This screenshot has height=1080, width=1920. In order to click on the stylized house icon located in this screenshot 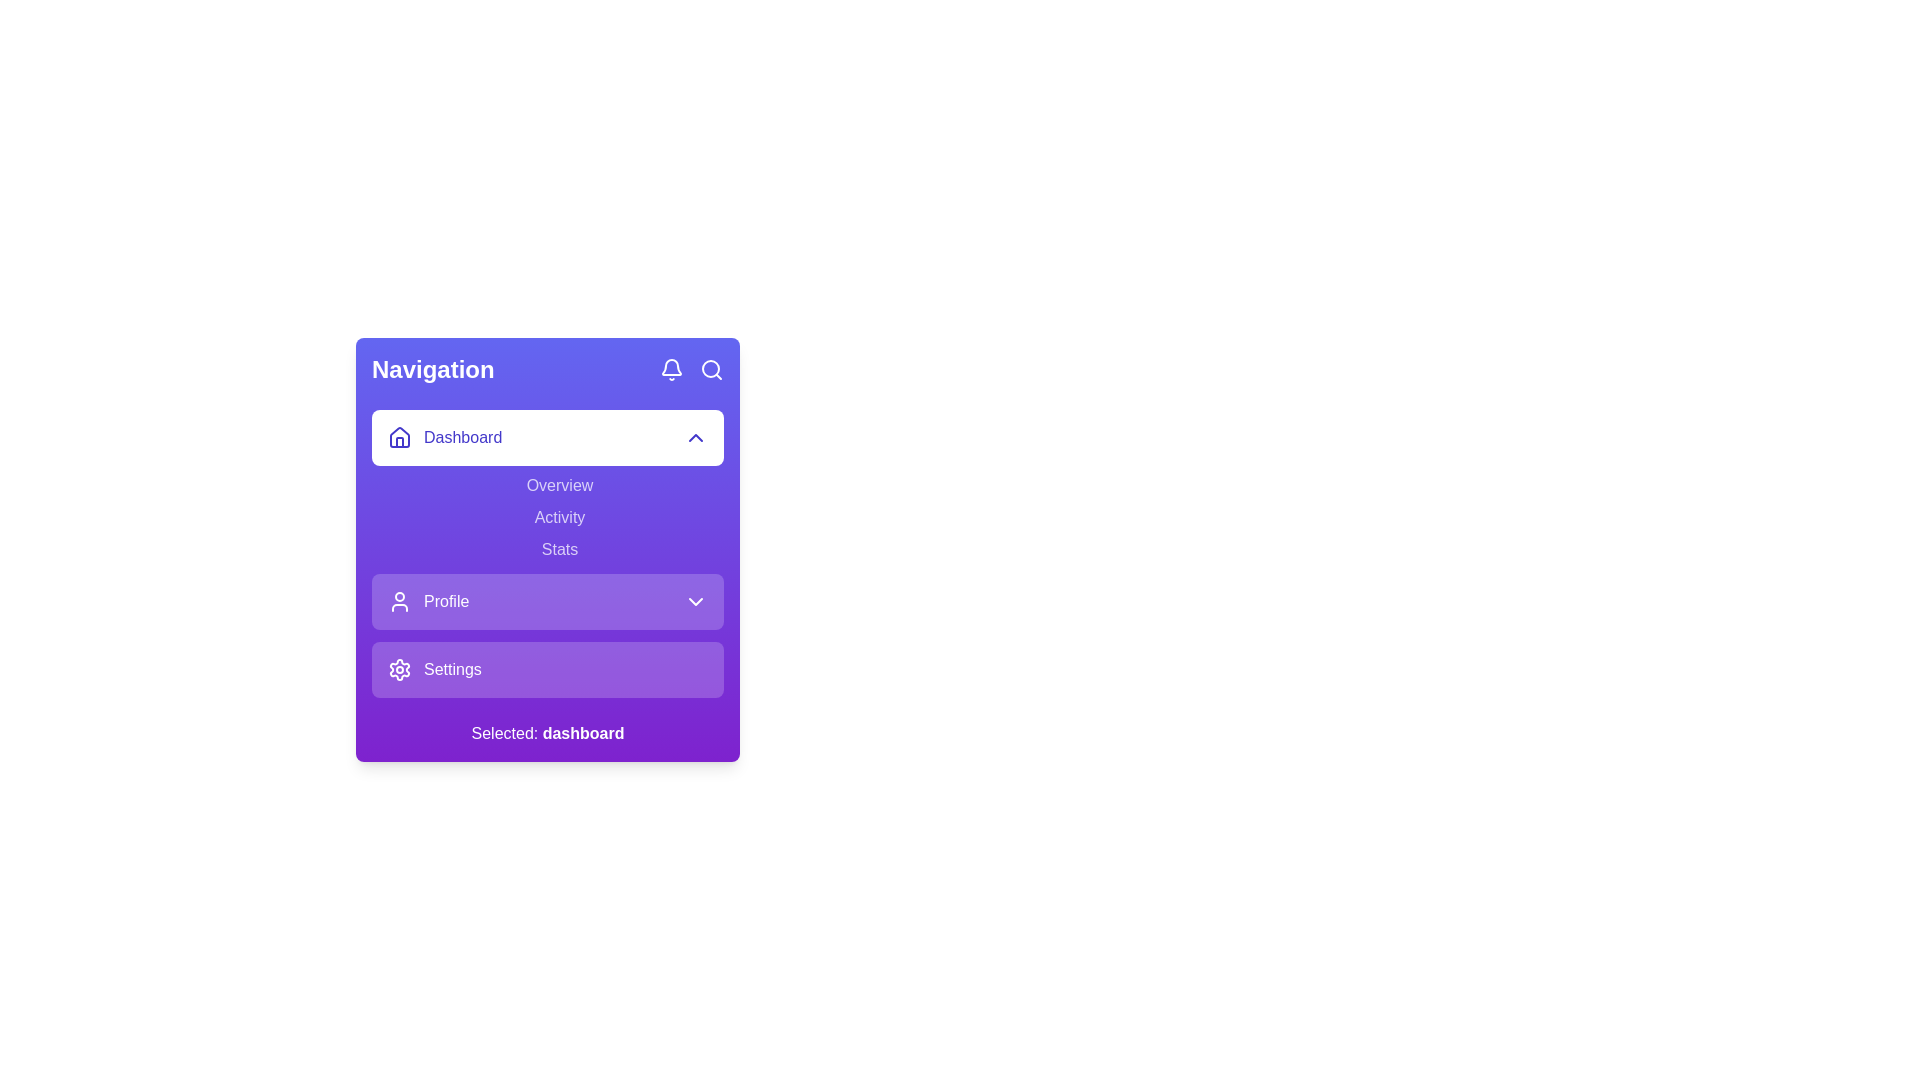, I will do `click(399, 437)`.